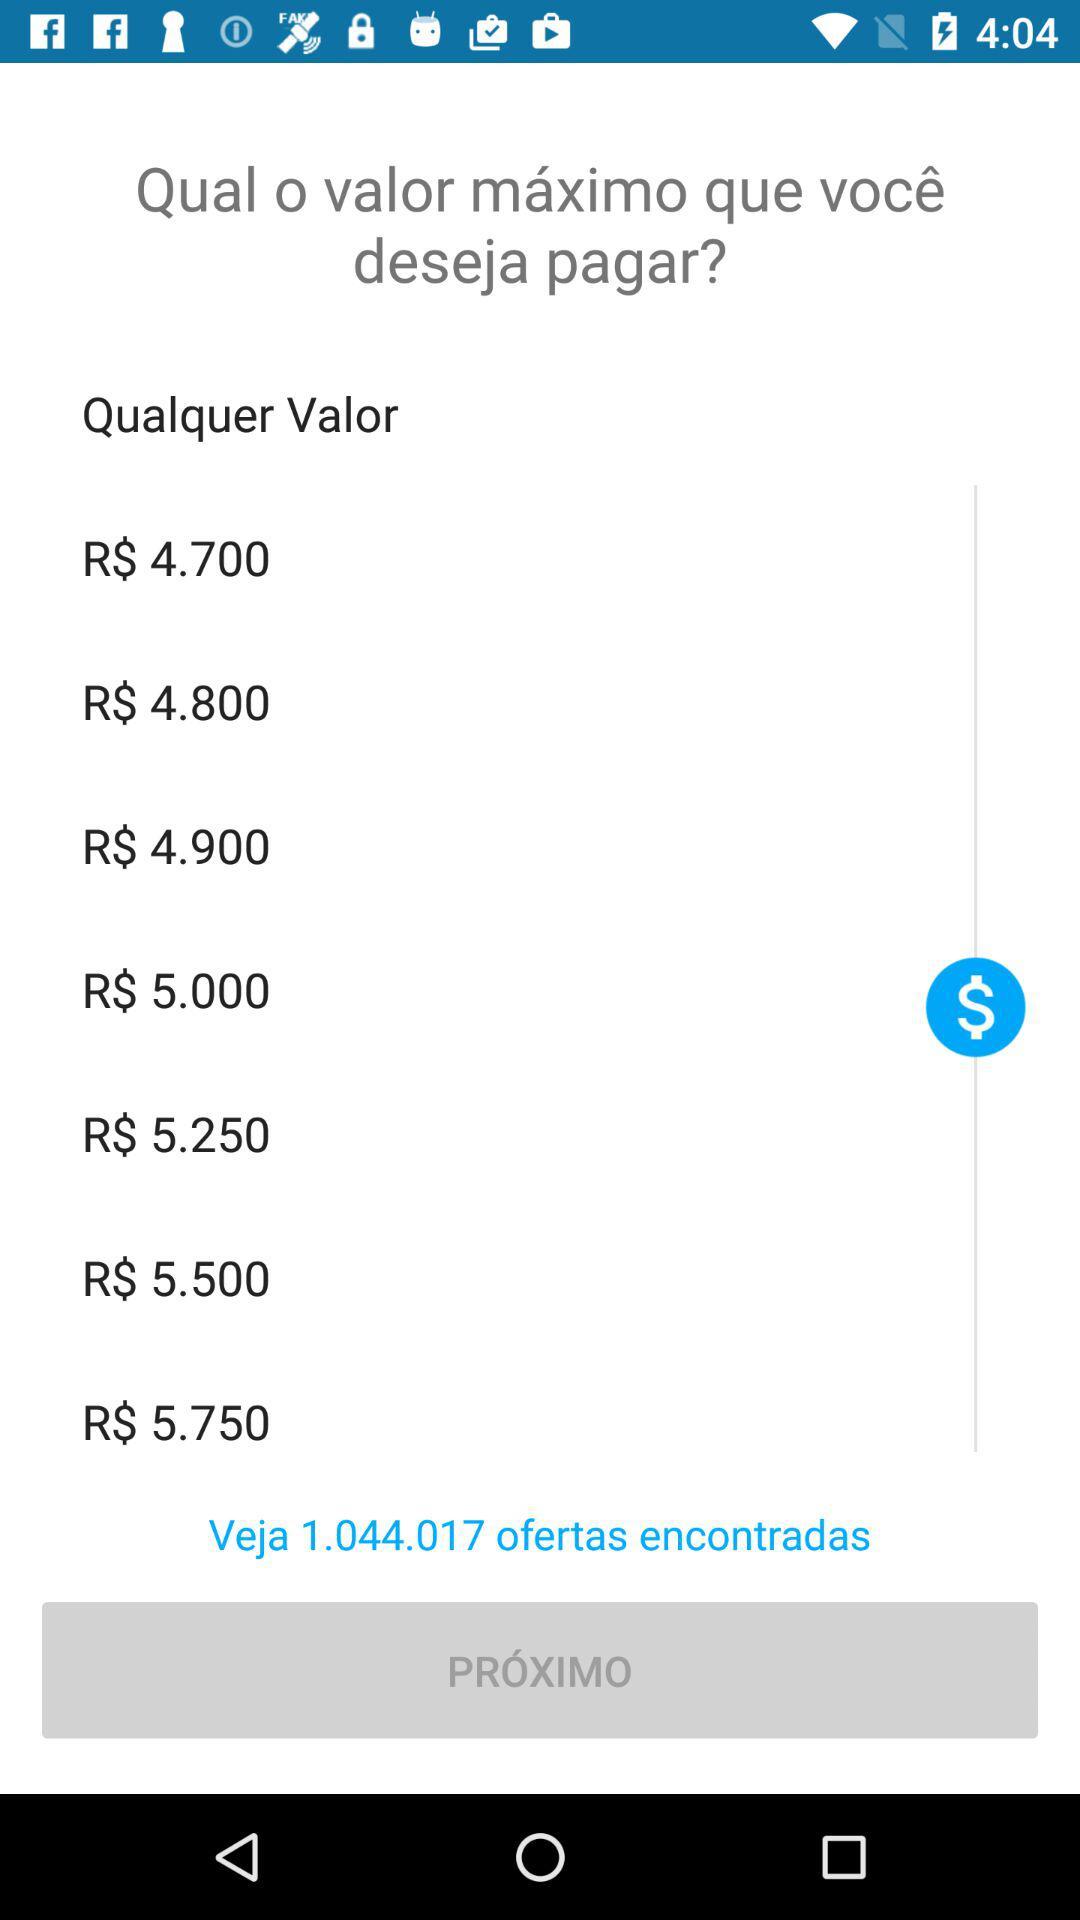  What do you see at coordinates (540, 412) in the screenshot?
I see `qualquer valor item` at bounding box center [540, 412].